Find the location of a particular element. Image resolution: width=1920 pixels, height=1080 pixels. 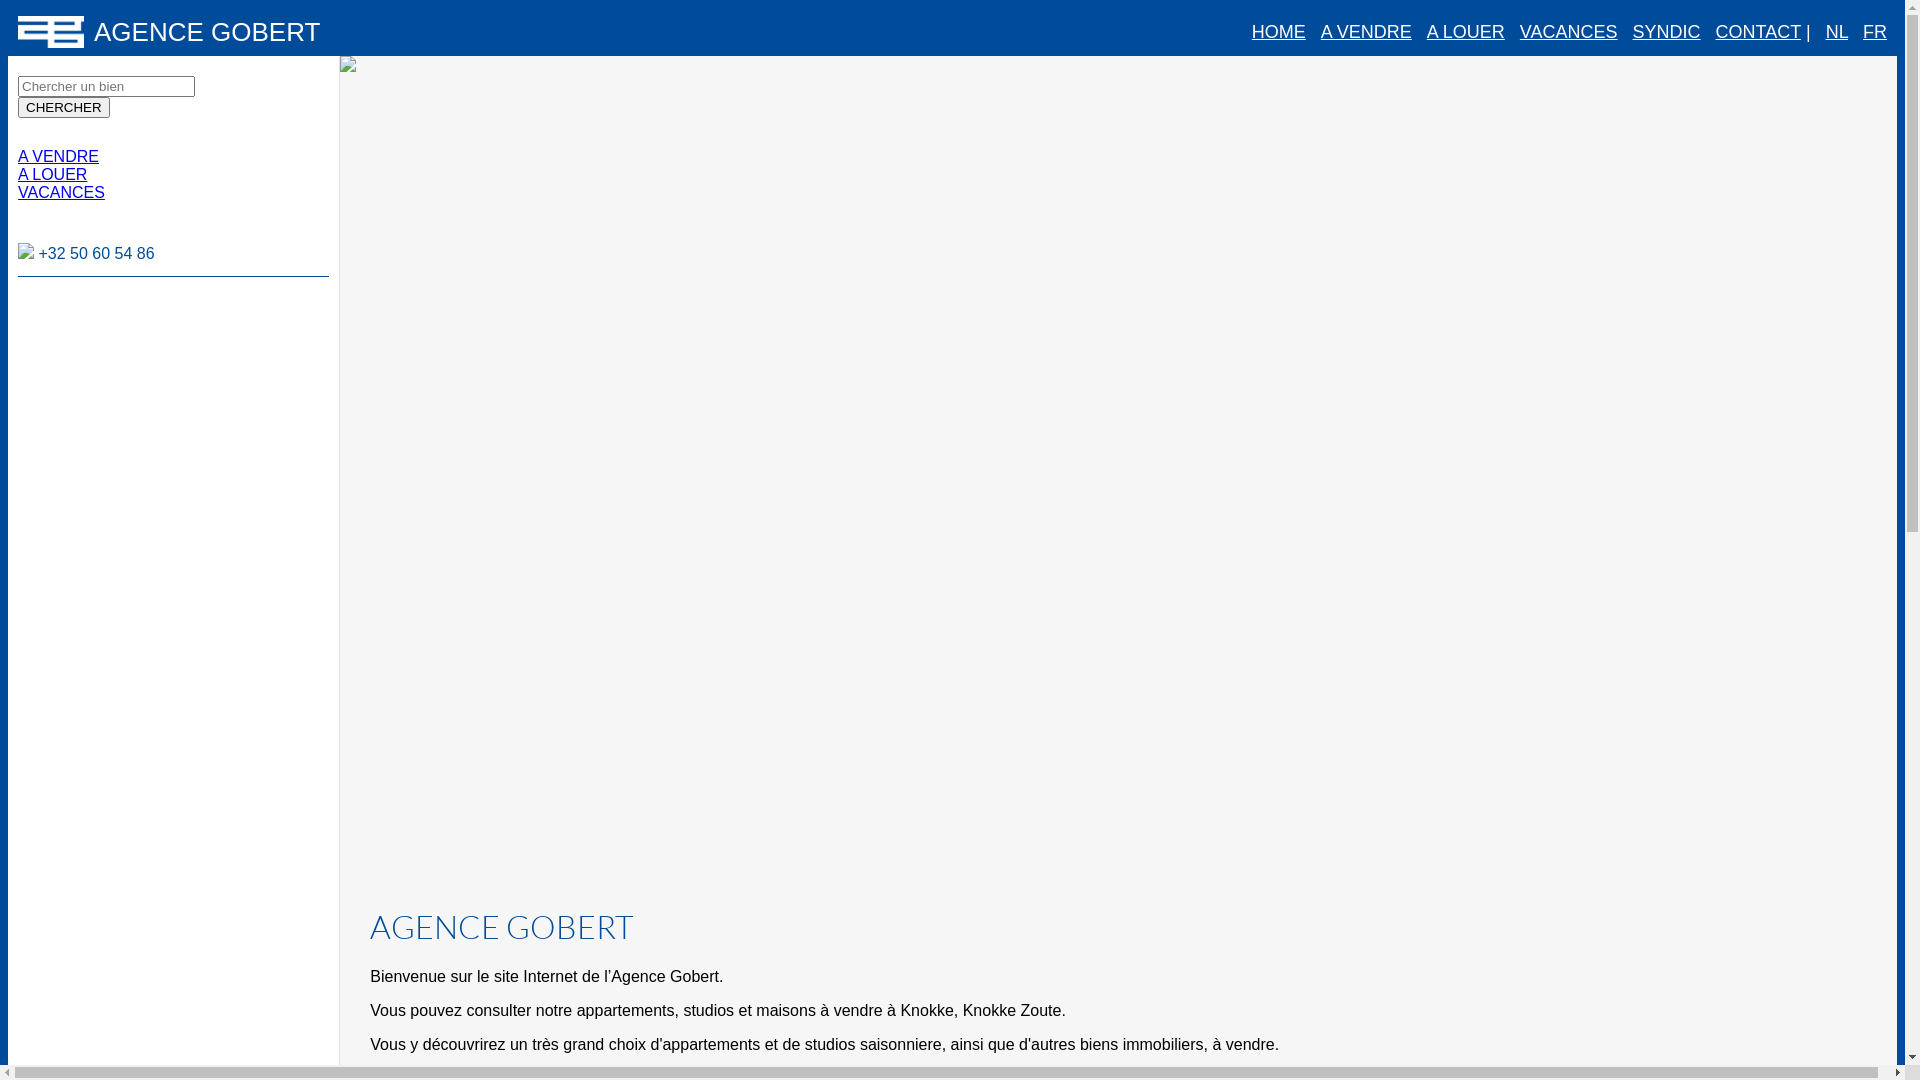

'A VENDRE' is located at coordinates (58, 155).